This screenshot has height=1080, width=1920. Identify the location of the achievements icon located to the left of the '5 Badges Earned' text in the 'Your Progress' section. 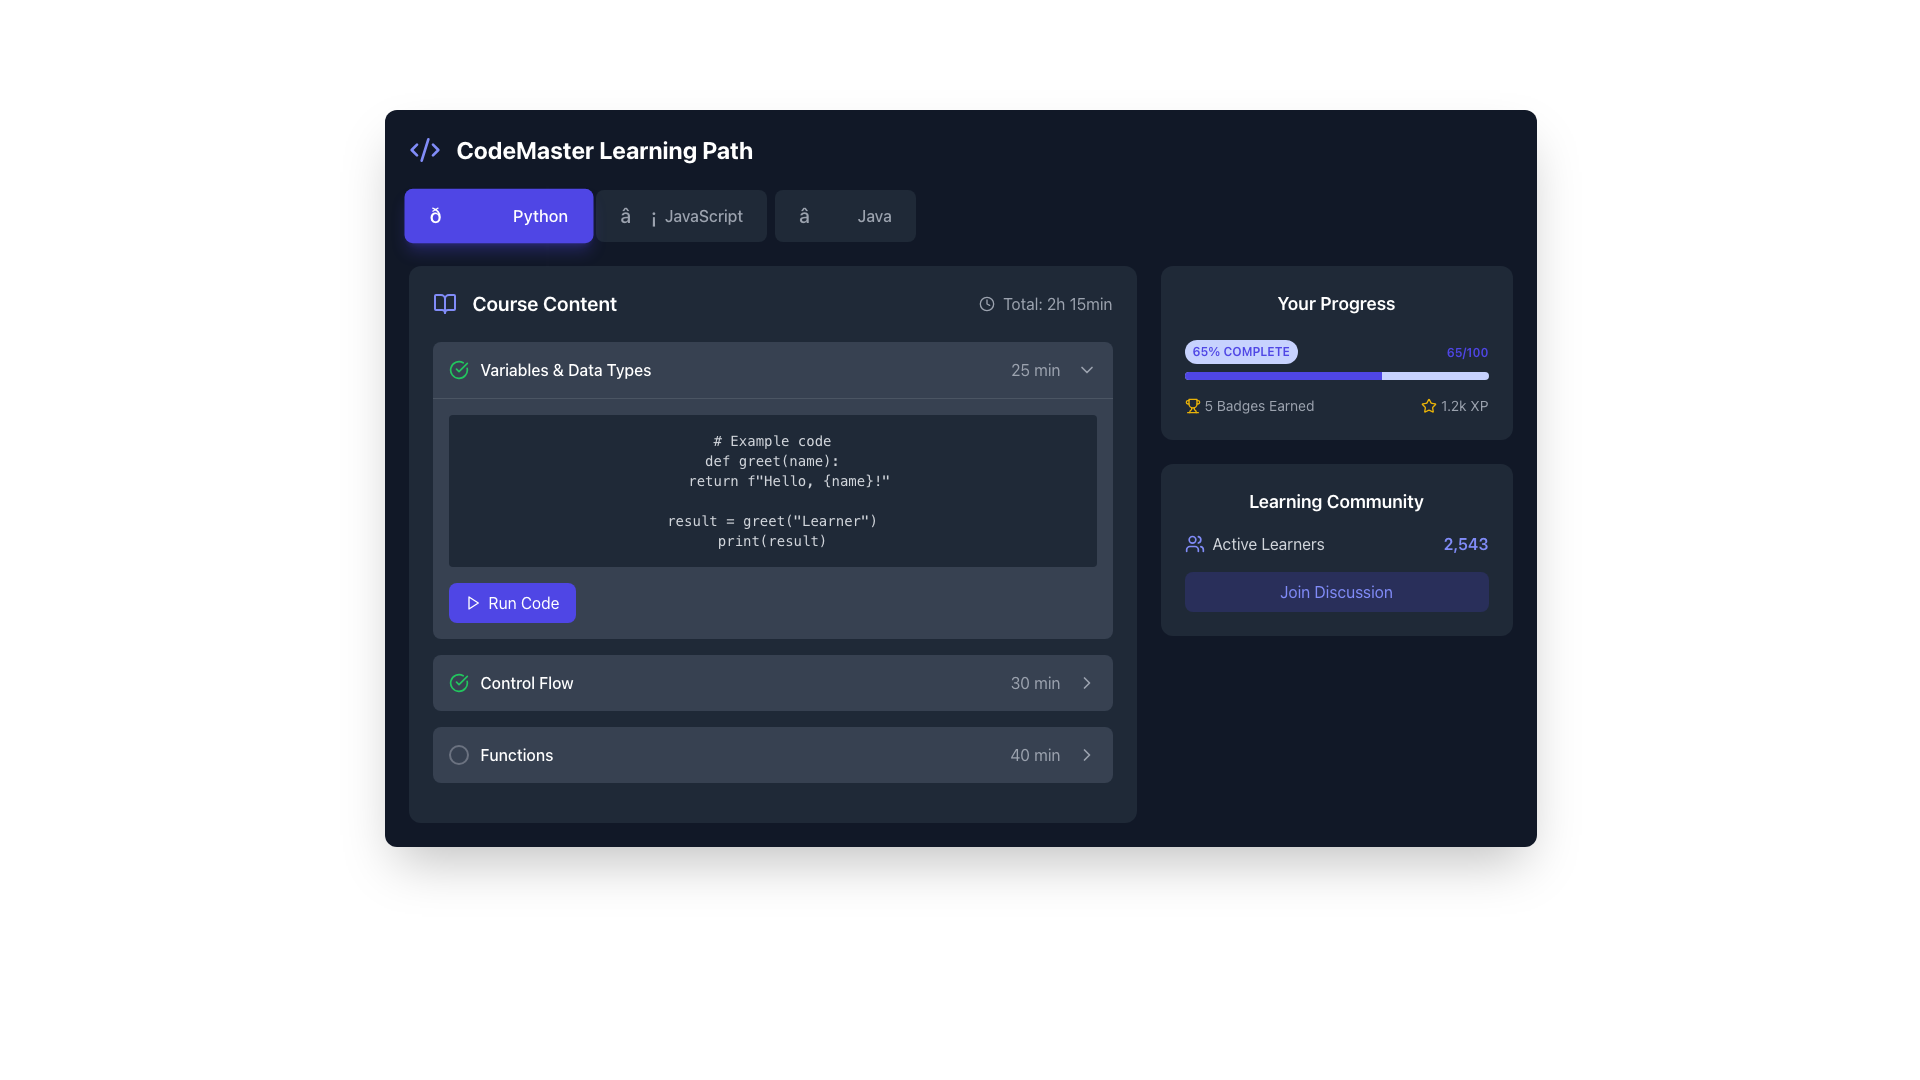
(1192, 405).